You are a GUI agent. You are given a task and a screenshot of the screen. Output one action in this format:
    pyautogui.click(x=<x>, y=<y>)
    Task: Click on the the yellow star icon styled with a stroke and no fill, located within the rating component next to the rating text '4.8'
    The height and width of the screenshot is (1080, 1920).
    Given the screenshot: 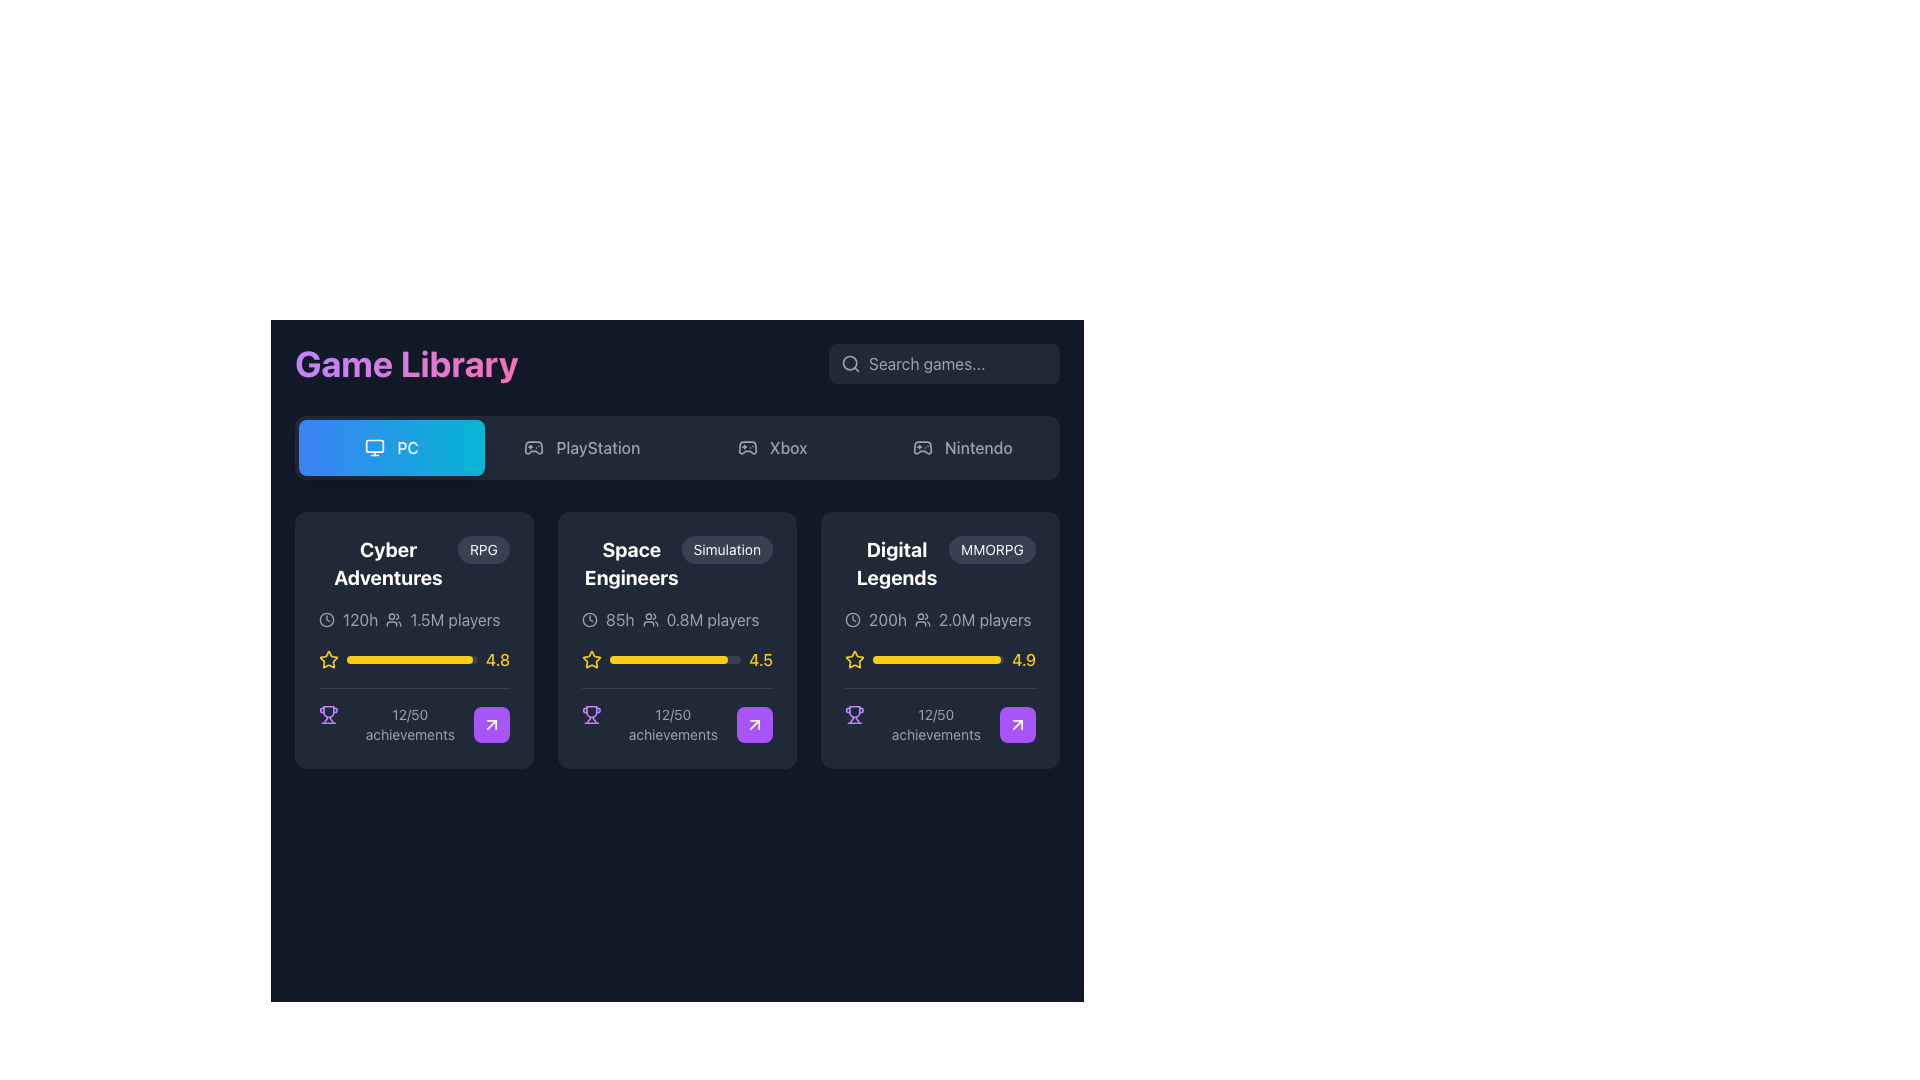 What is the action you would take?
    pyautogui.click(x=329, y=659)
    